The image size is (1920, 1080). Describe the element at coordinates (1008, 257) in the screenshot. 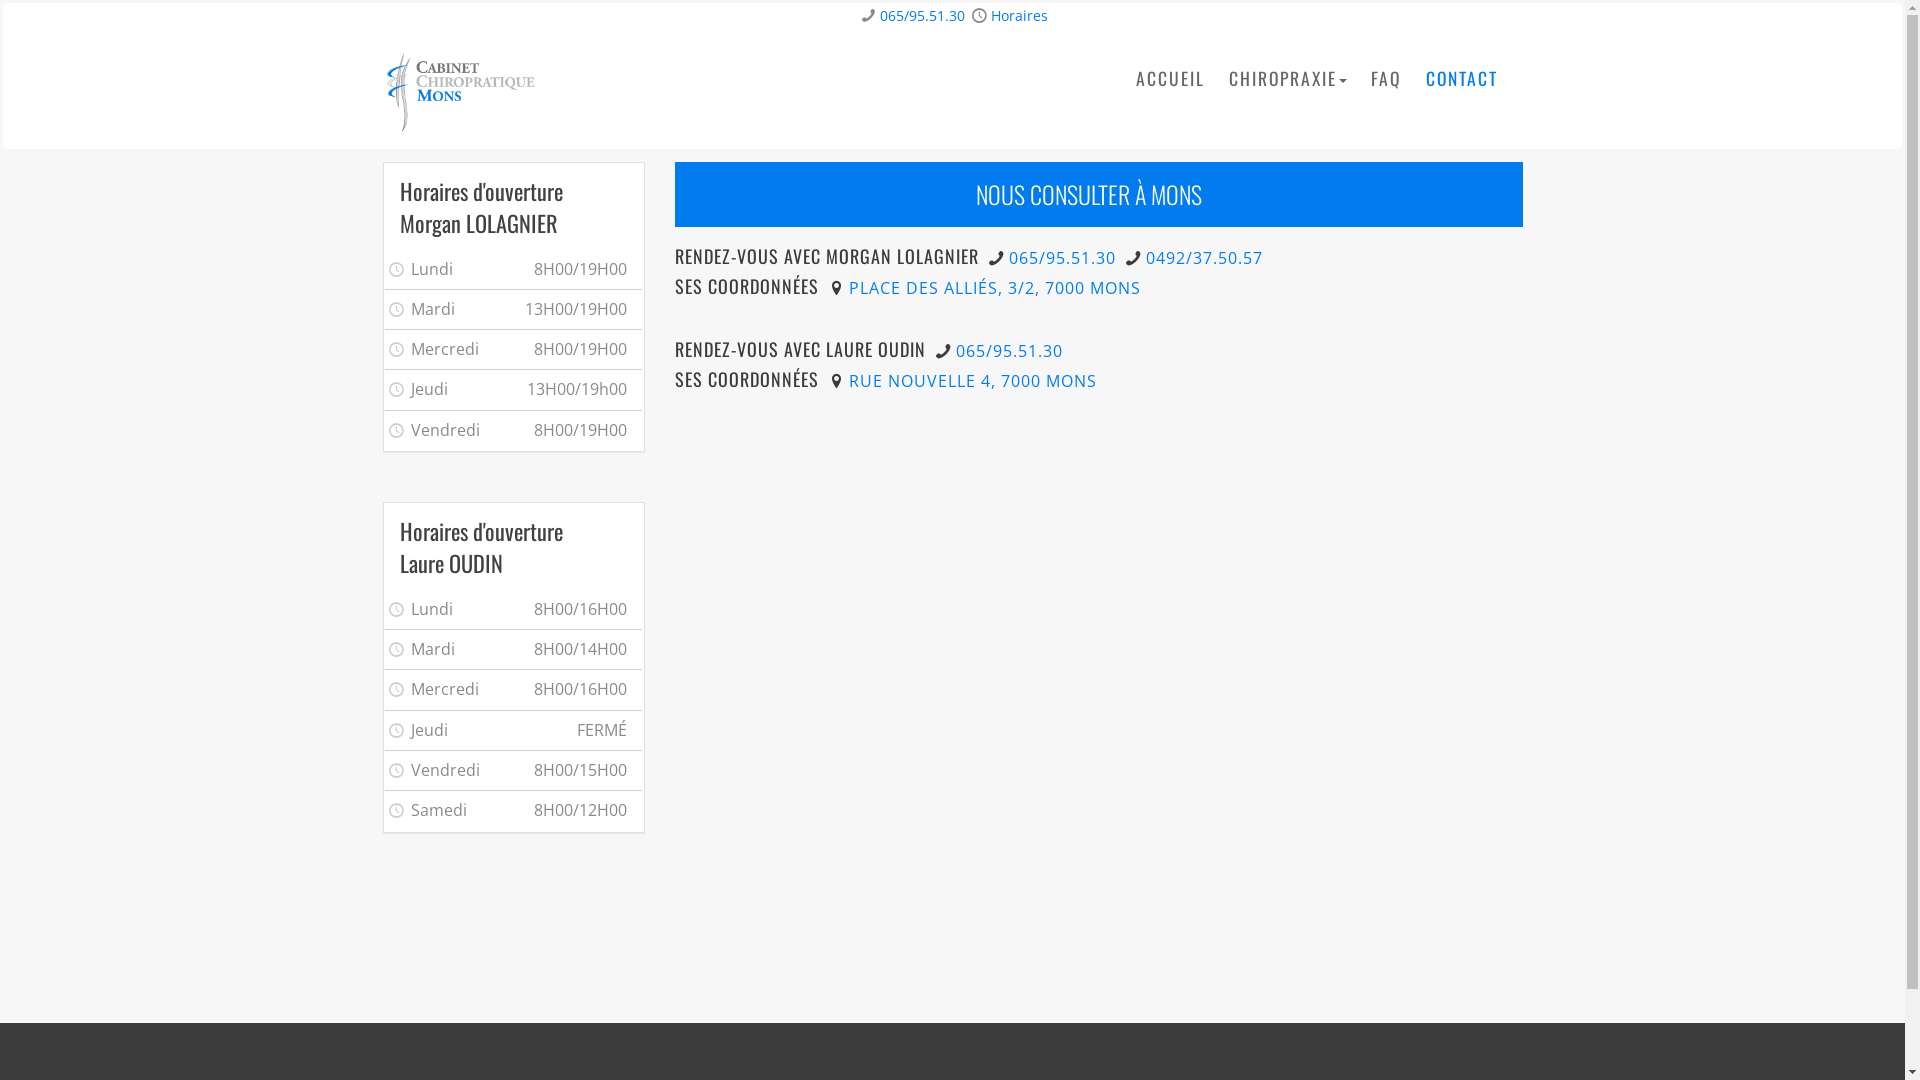

I see `'065/95.51.30'` at that location.